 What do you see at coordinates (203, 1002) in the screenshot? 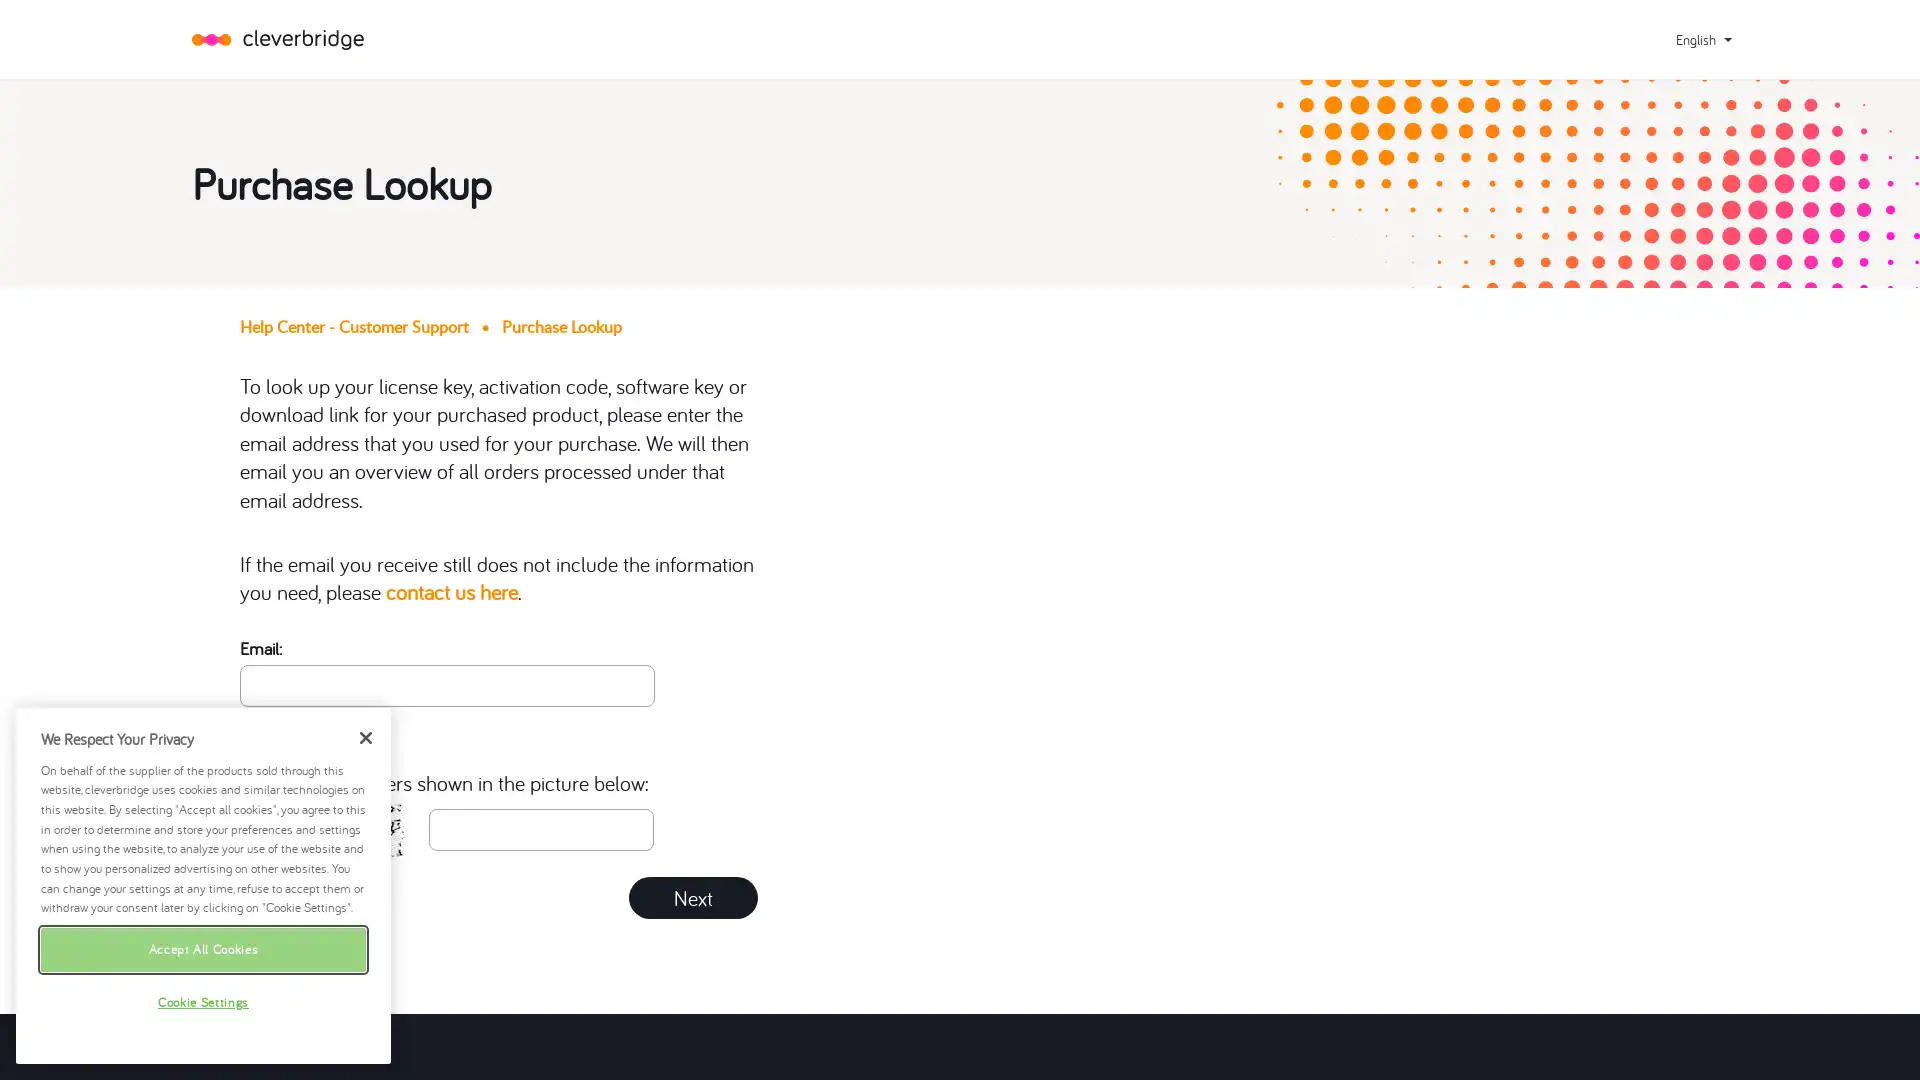
I see `Cookie Settings` at bounding box center [203, 1002].